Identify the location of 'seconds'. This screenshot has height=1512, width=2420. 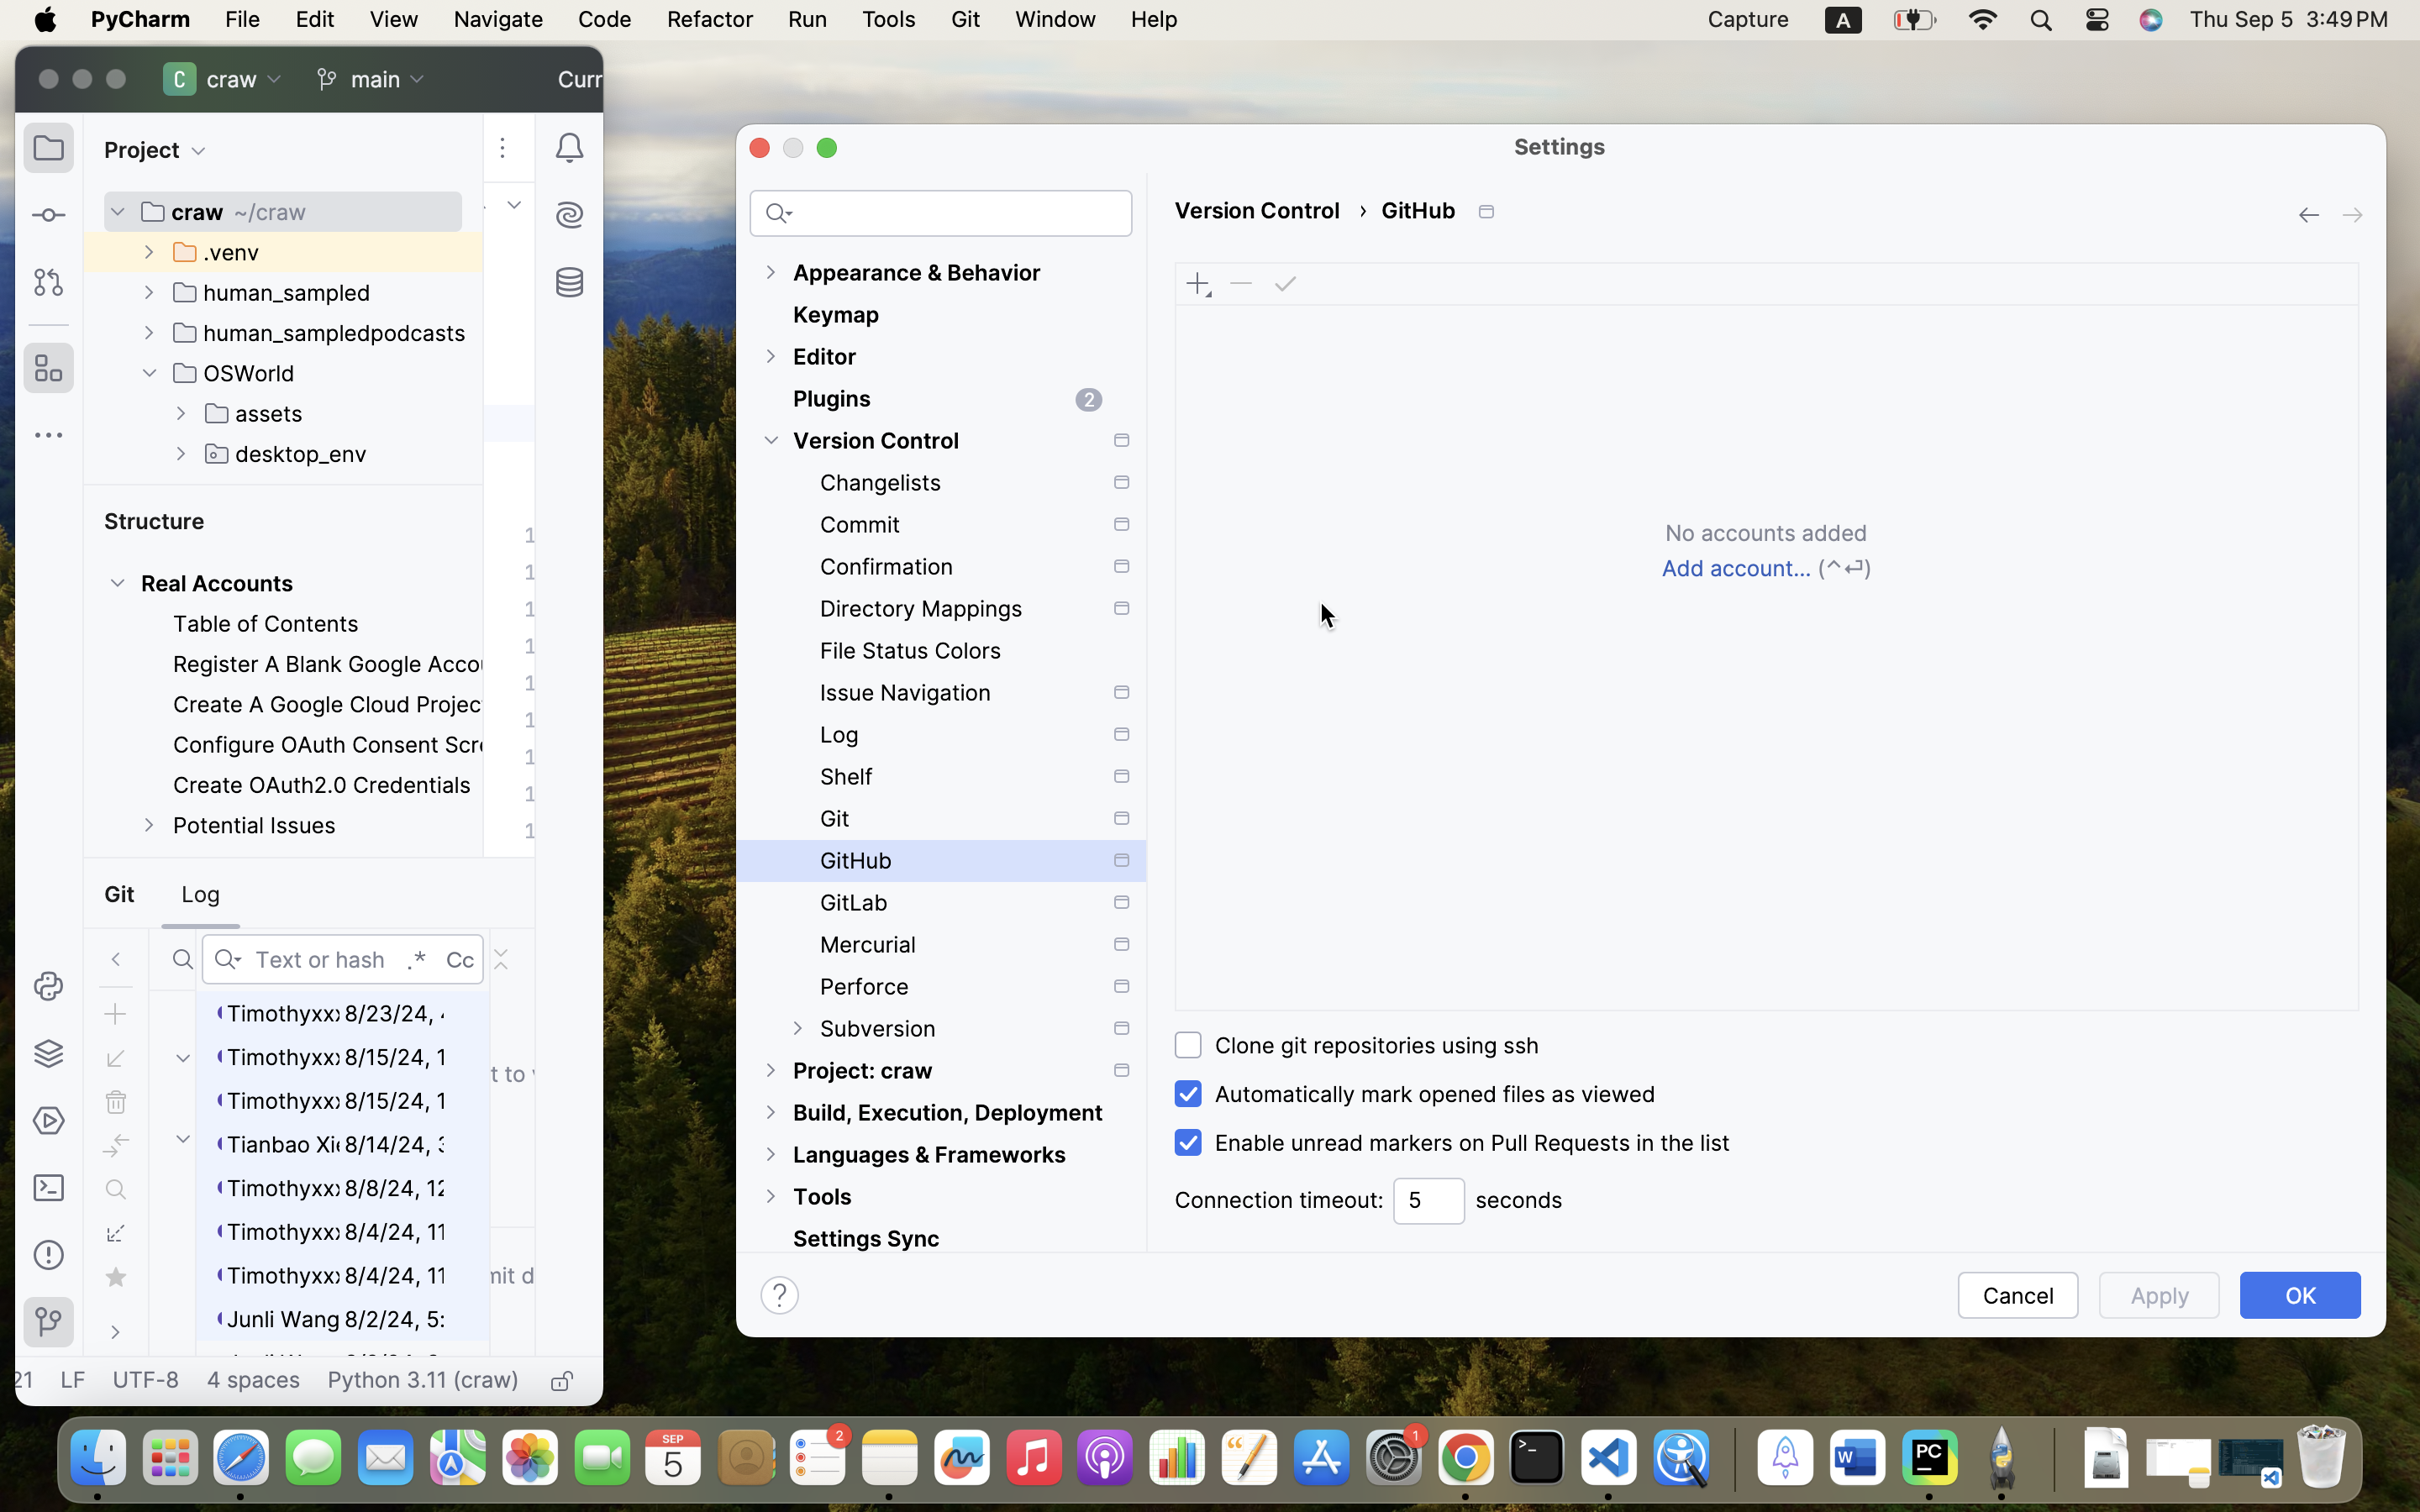
(1518, 1200).